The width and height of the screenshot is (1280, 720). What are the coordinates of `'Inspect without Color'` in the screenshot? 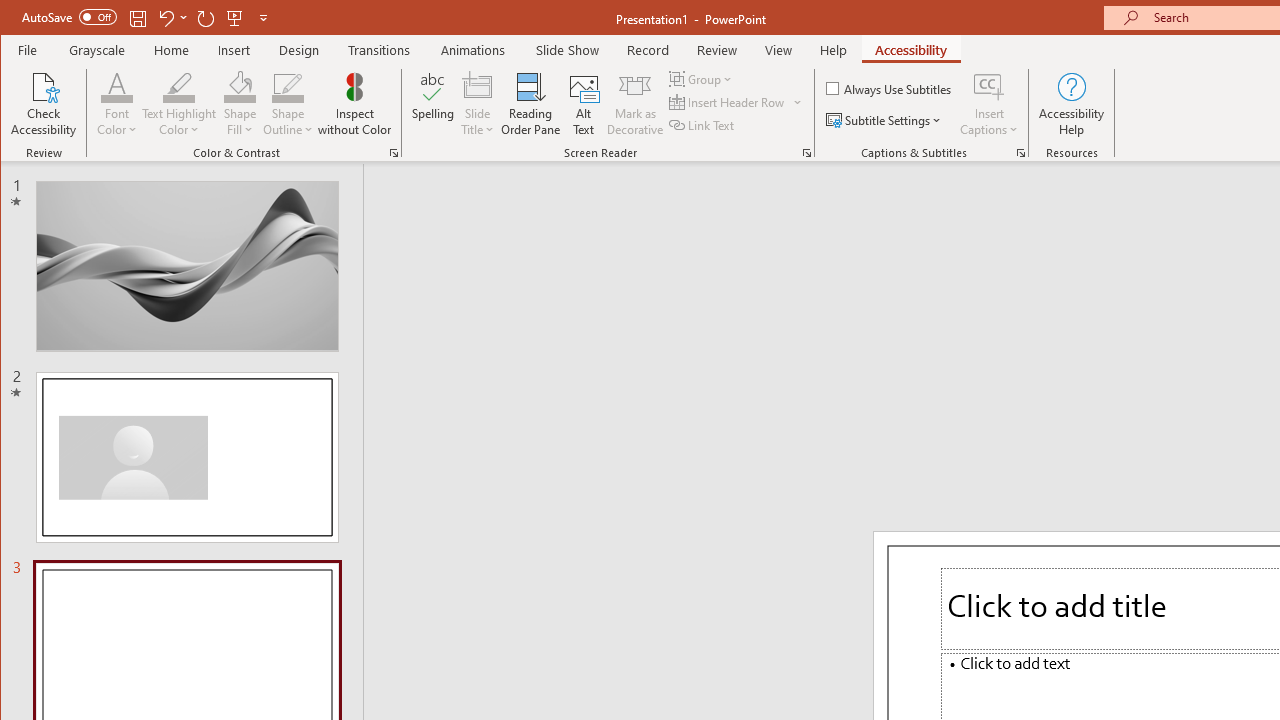 It's located at (355, 104).